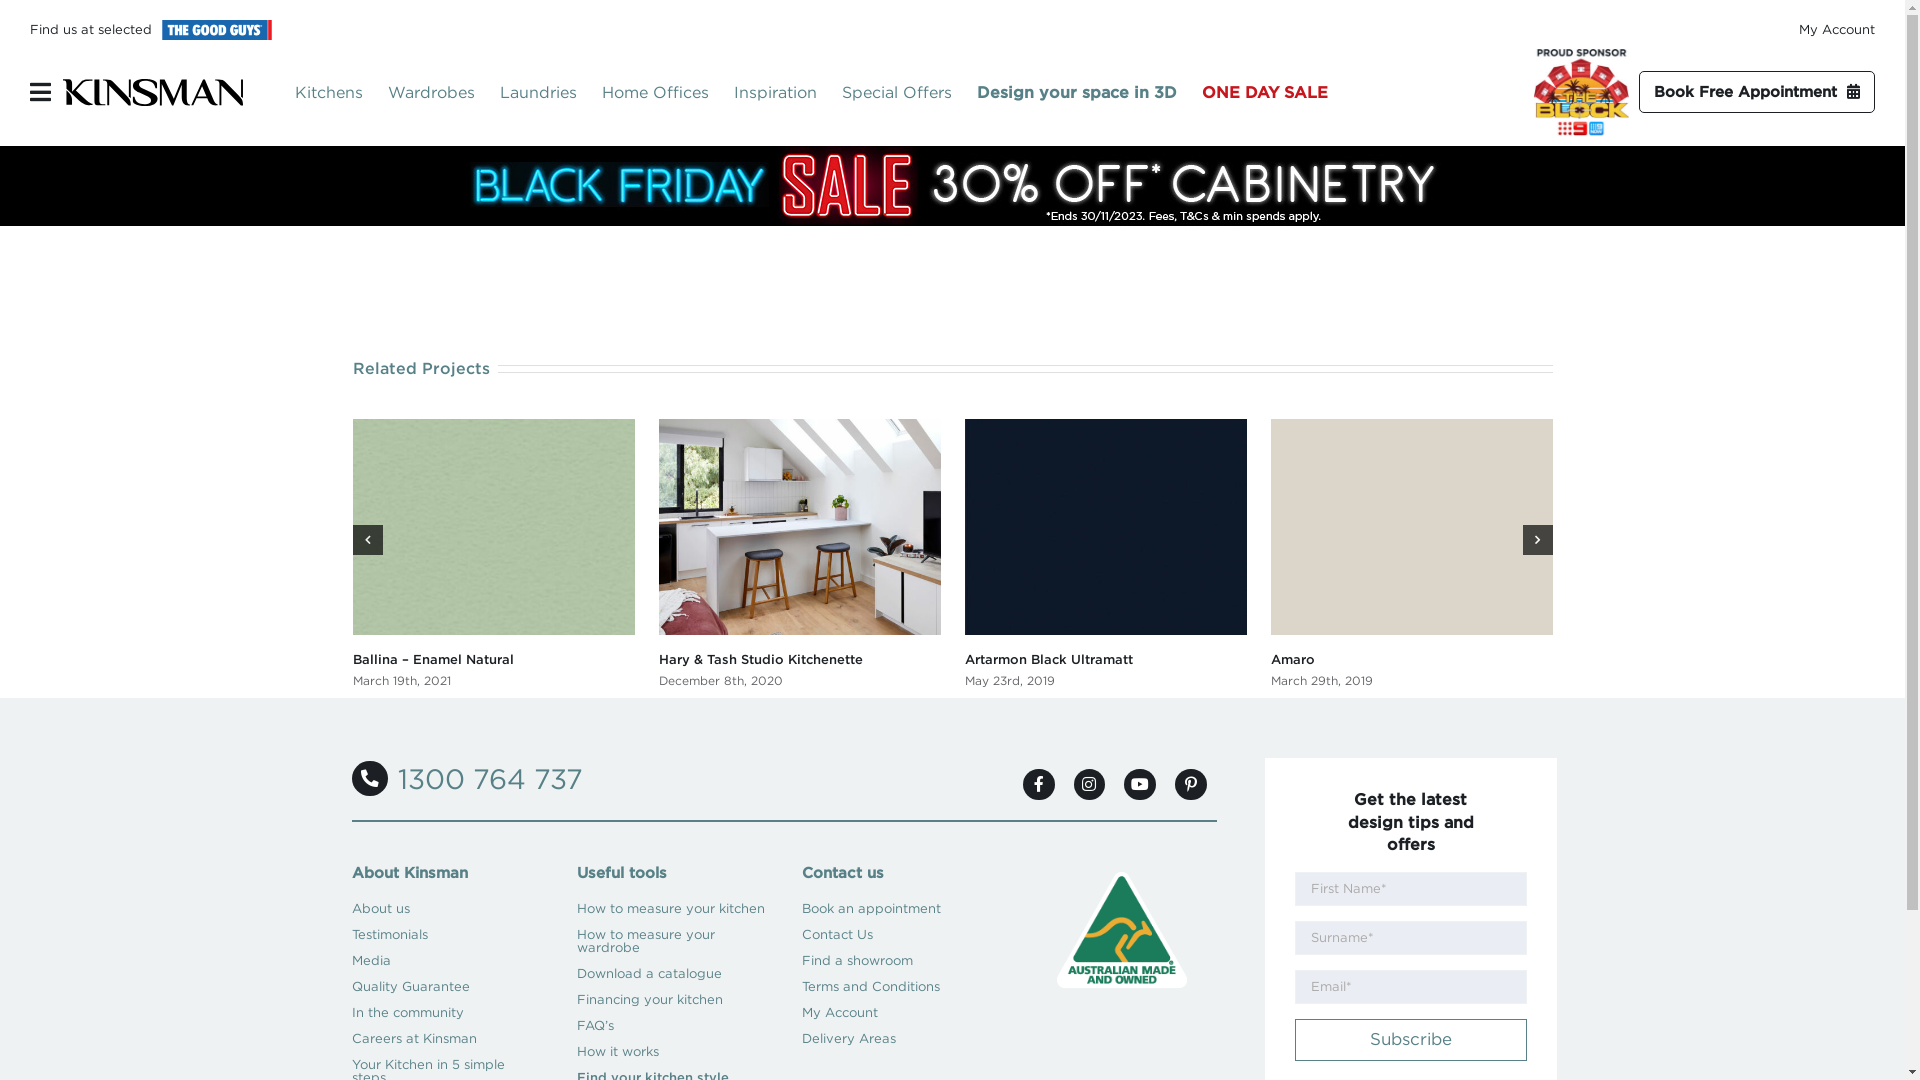 The height and width of the screenshot is (1080, 1920). I want to click on 'In the community', so click(445, 1013).